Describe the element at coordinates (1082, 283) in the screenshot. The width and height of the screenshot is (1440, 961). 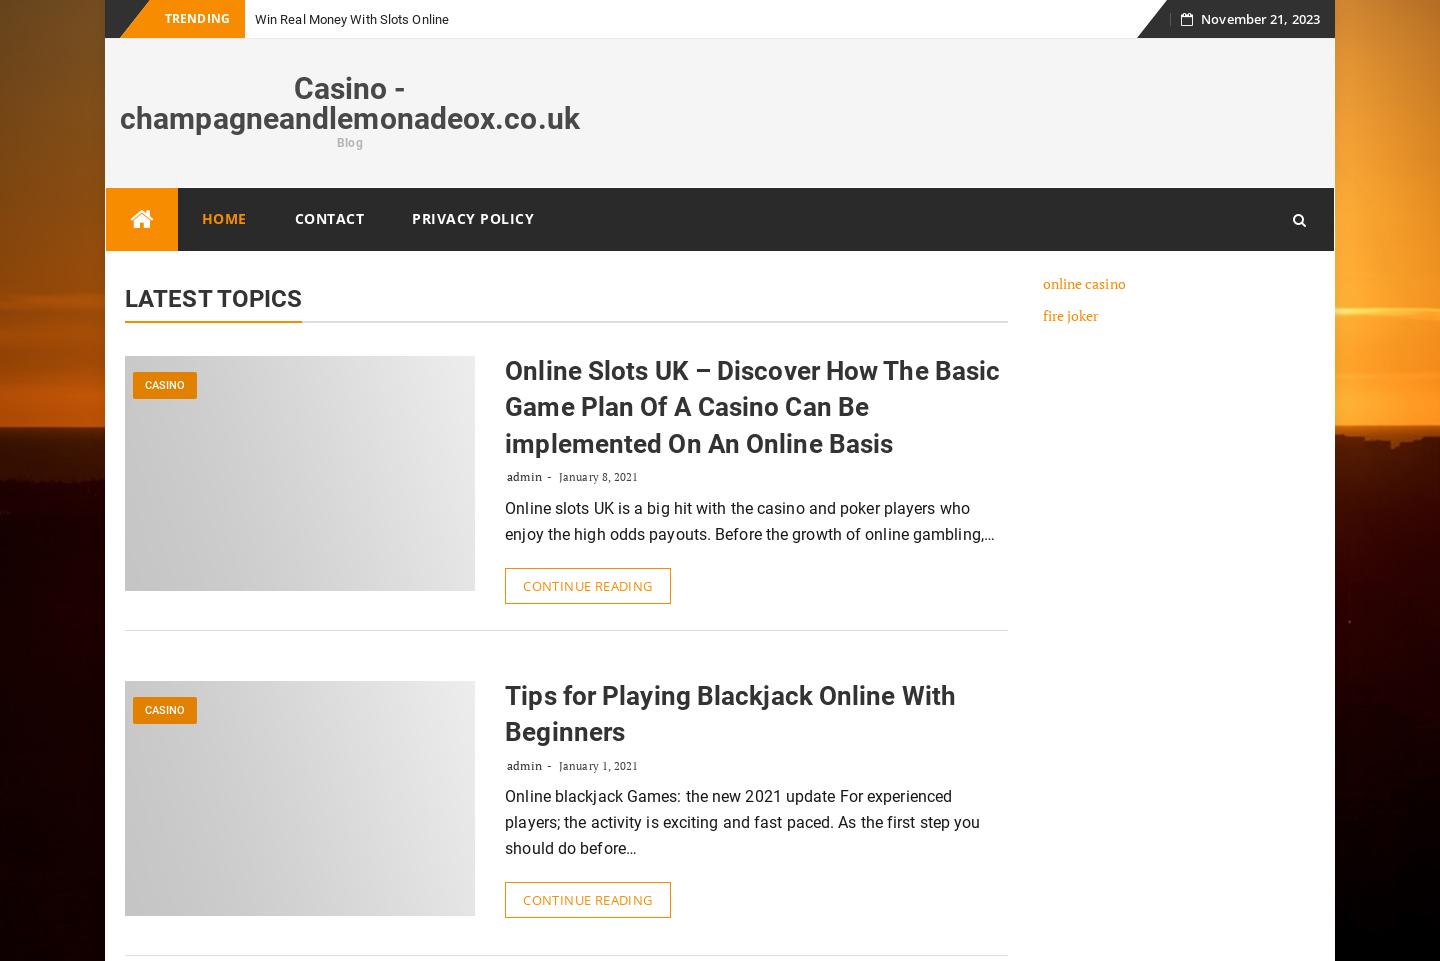
I see `'online casino'` at that location.